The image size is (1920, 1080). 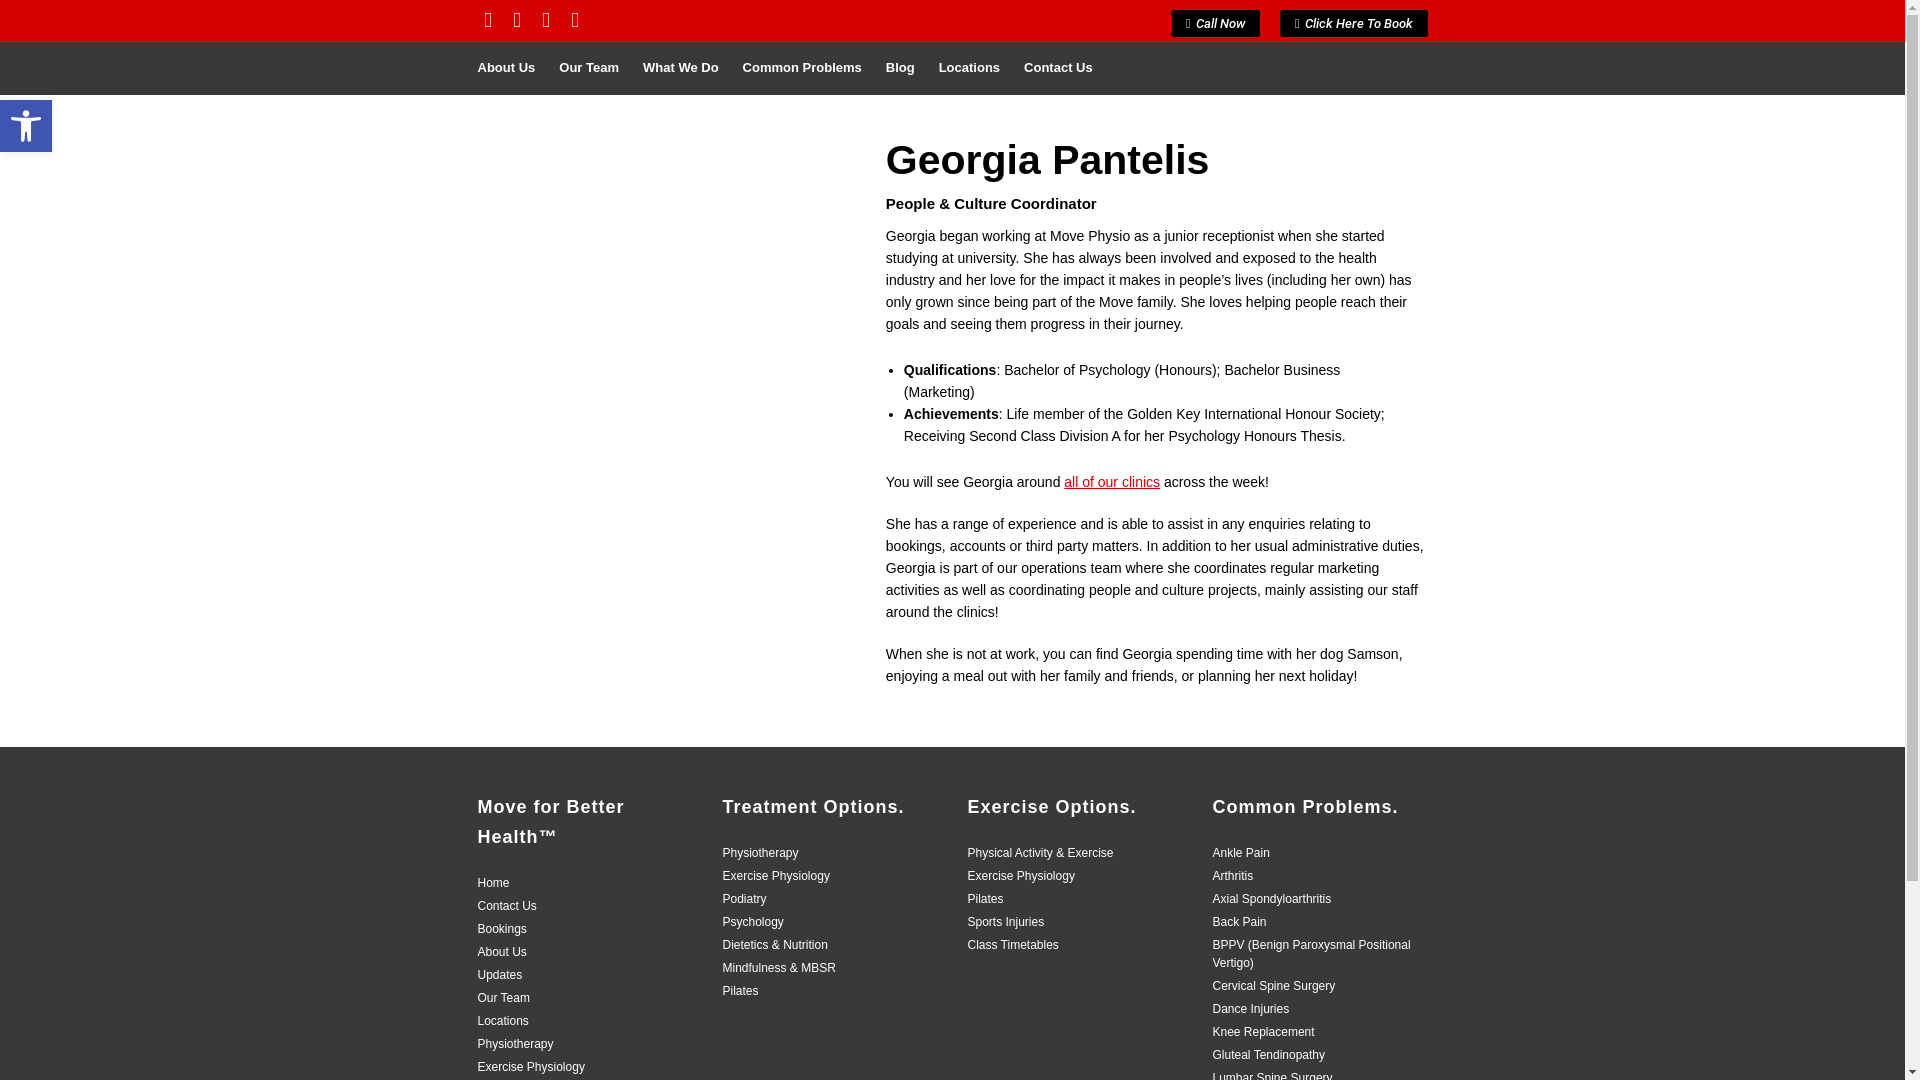 I want to click on 'What We Do', so click(x=681, y=67).